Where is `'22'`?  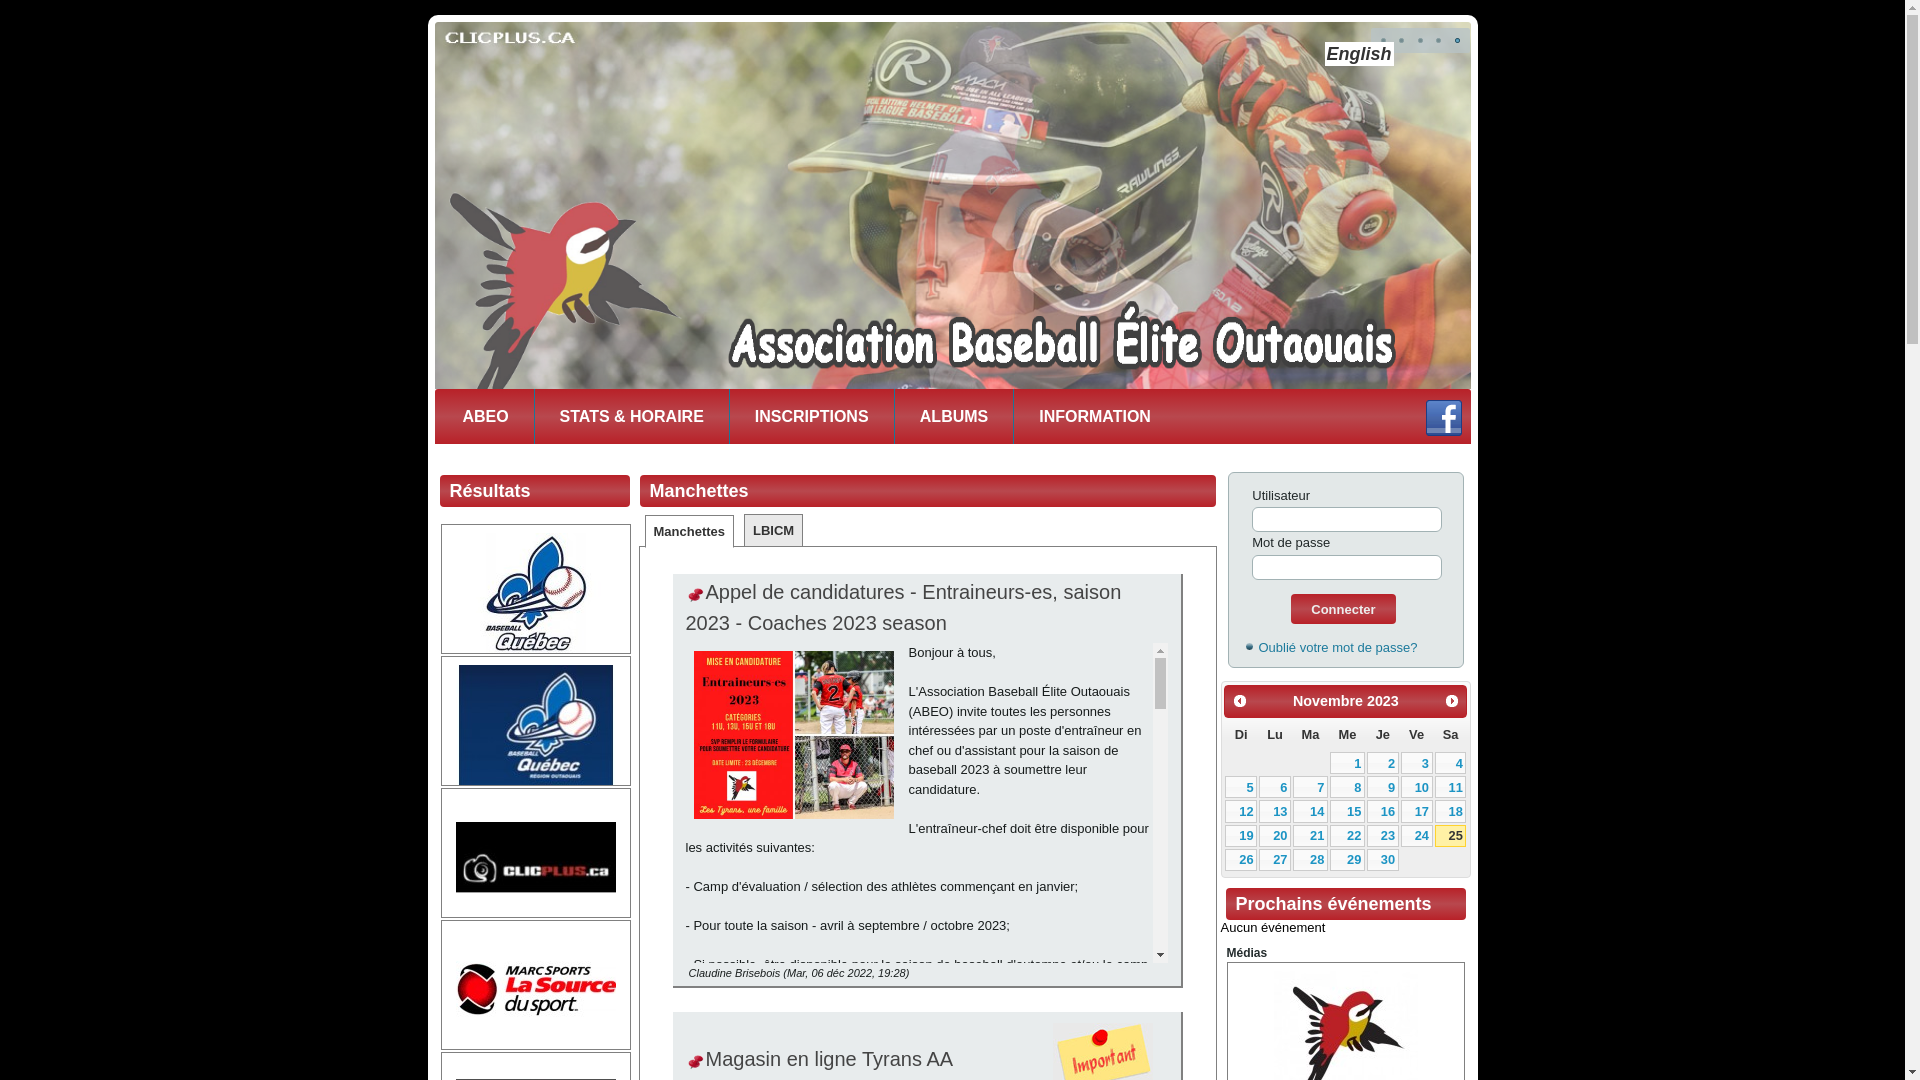
'22' is located at coordinates (1347, 836).